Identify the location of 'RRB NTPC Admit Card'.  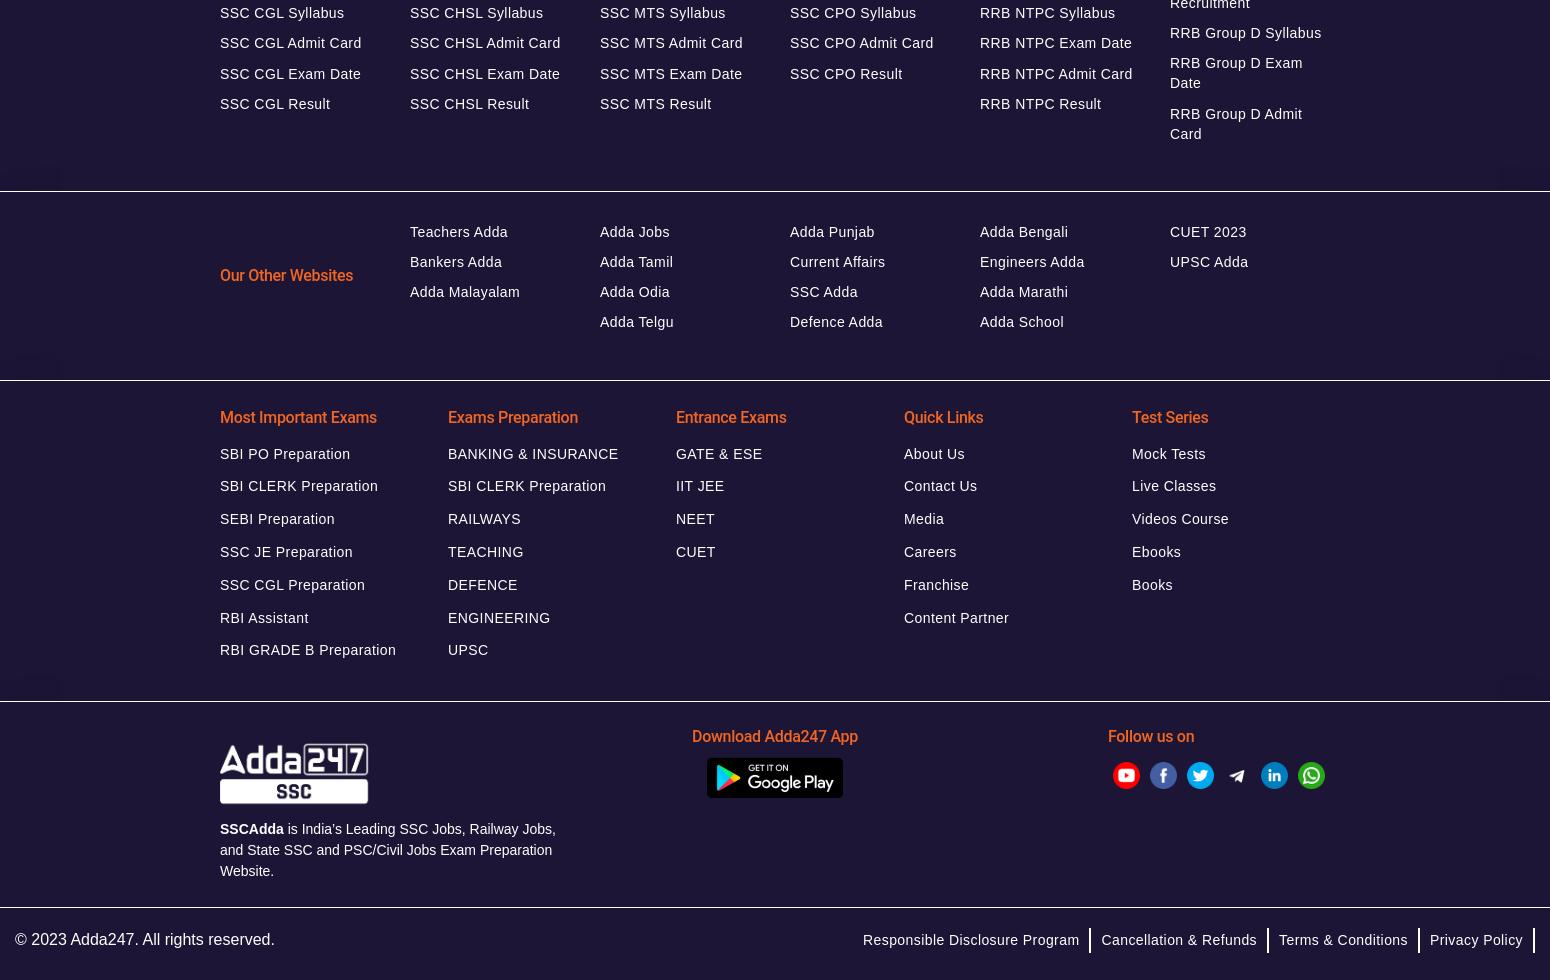
(1056, 73).